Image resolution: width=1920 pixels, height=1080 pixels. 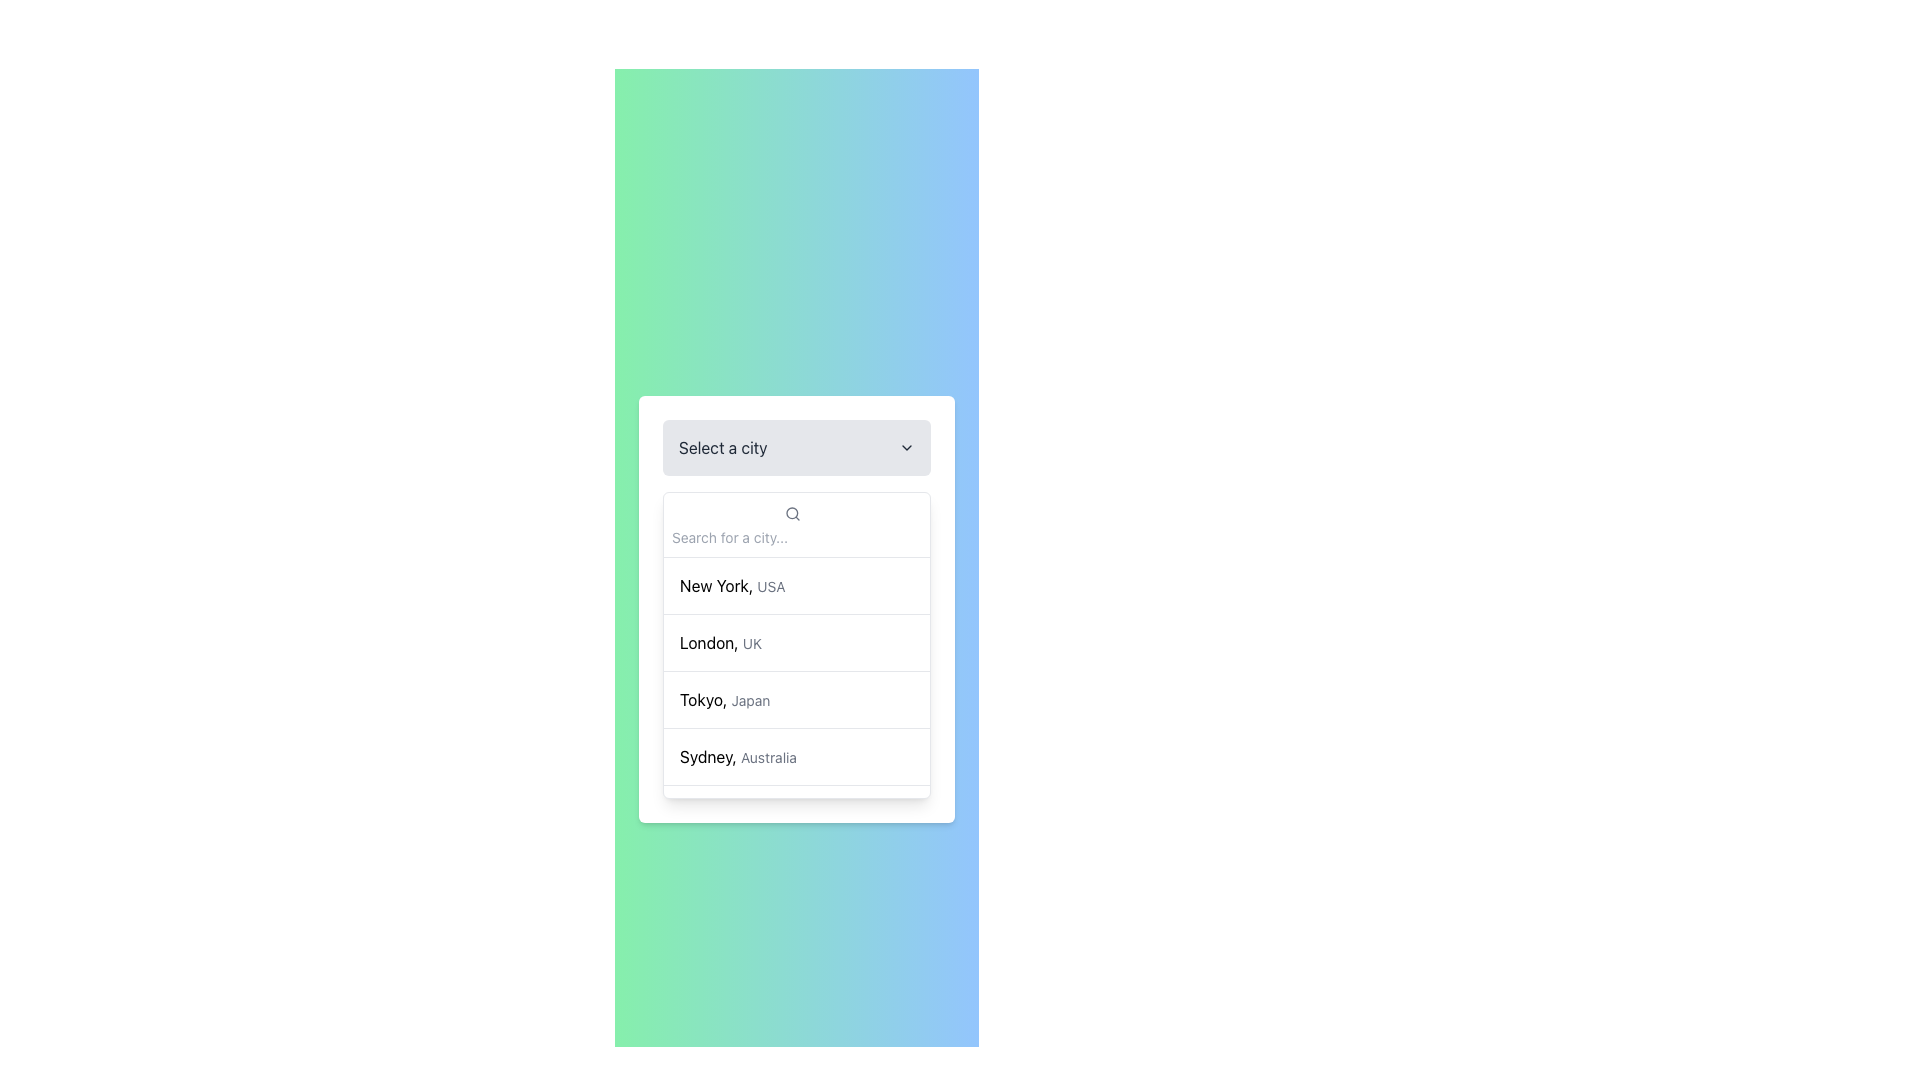 What do you see at coordinates (795, 523) in the screenshot?
I see `the Search Input Field with Icon located under the header 'Select a city' to update dropdown options` at bounding box center [795, 523].